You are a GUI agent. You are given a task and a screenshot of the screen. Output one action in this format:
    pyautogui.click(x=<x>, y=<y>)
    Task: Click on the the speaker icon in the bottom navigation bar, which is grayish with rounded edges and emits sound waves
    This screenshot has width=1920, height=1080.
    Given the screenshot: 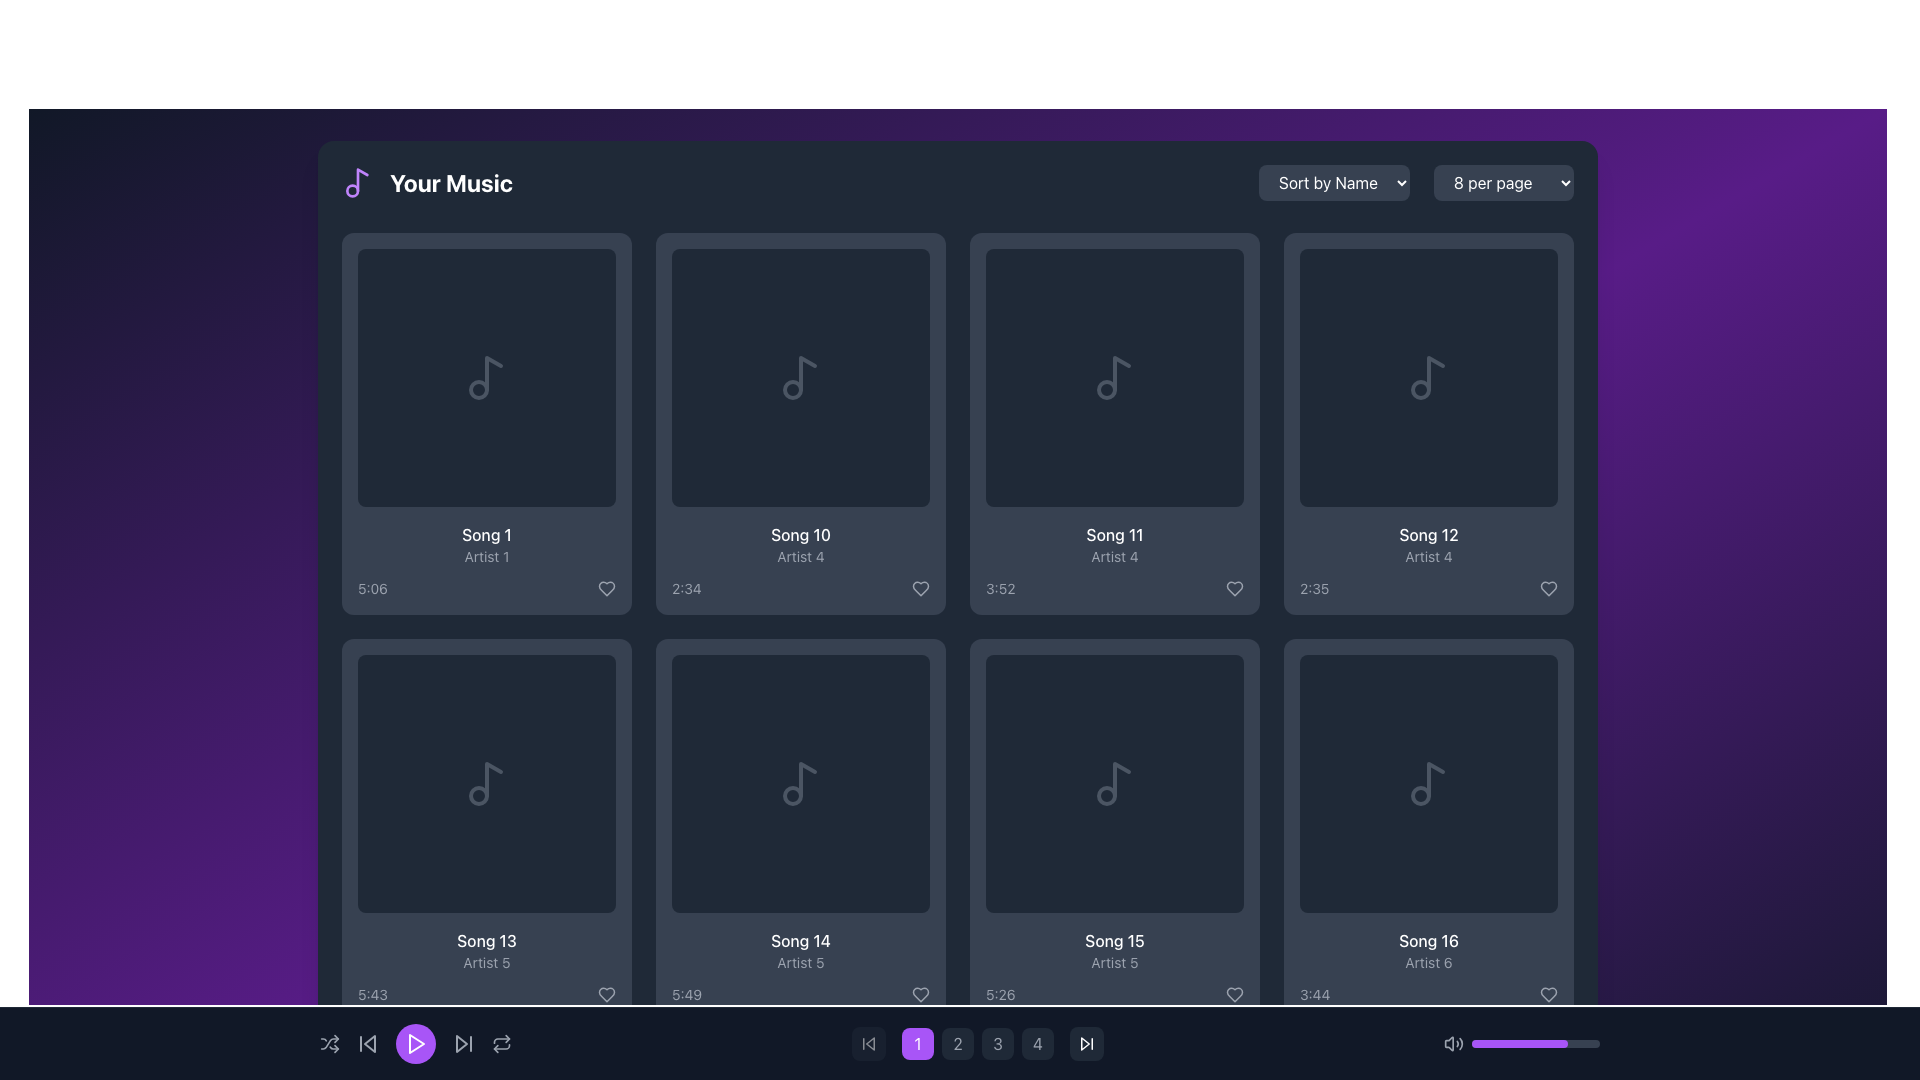 What is the action you would take?
    pyautogui.click(x=1454, y=1043)
    